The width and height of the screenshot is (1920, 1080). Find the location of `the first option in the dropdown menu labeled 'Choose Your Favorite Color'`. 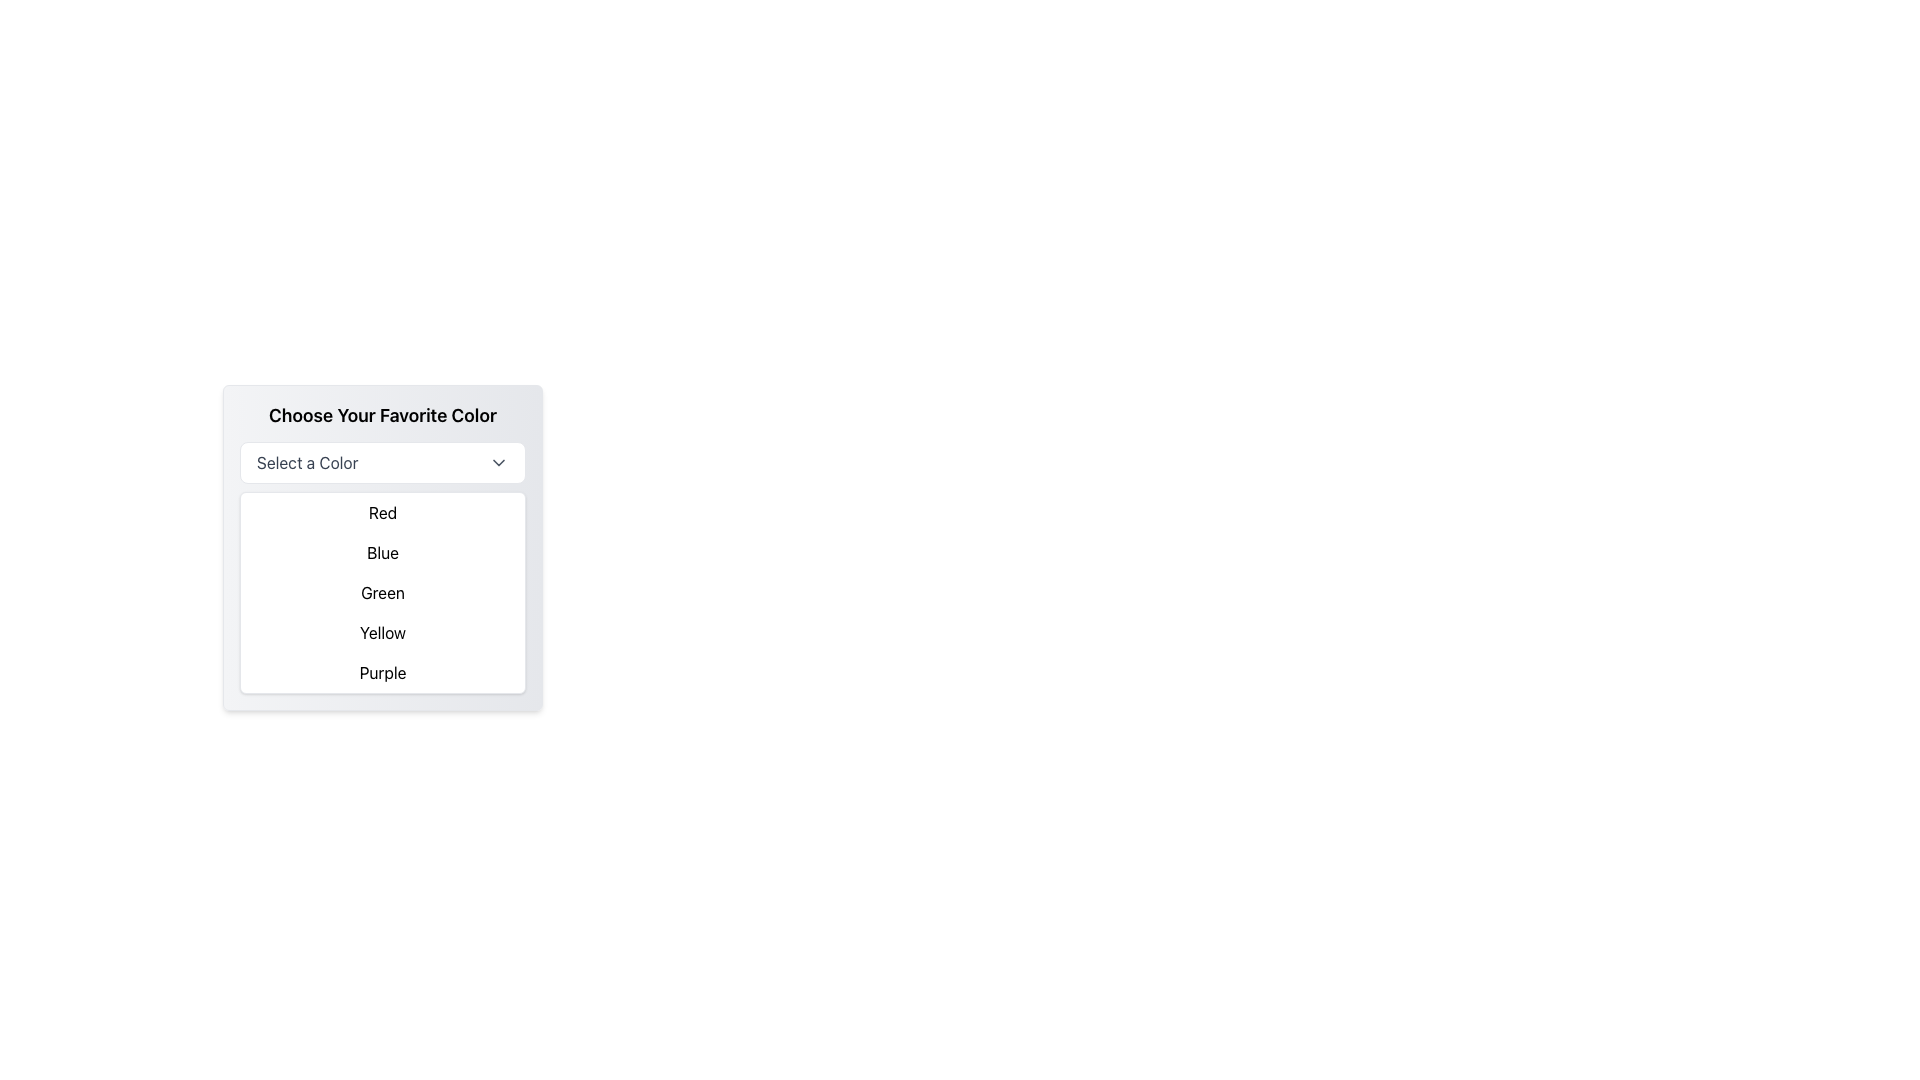

the first option in the dropdown menu labeled 'Choose Your Favorite Color' is located at coordinates (383, 512).